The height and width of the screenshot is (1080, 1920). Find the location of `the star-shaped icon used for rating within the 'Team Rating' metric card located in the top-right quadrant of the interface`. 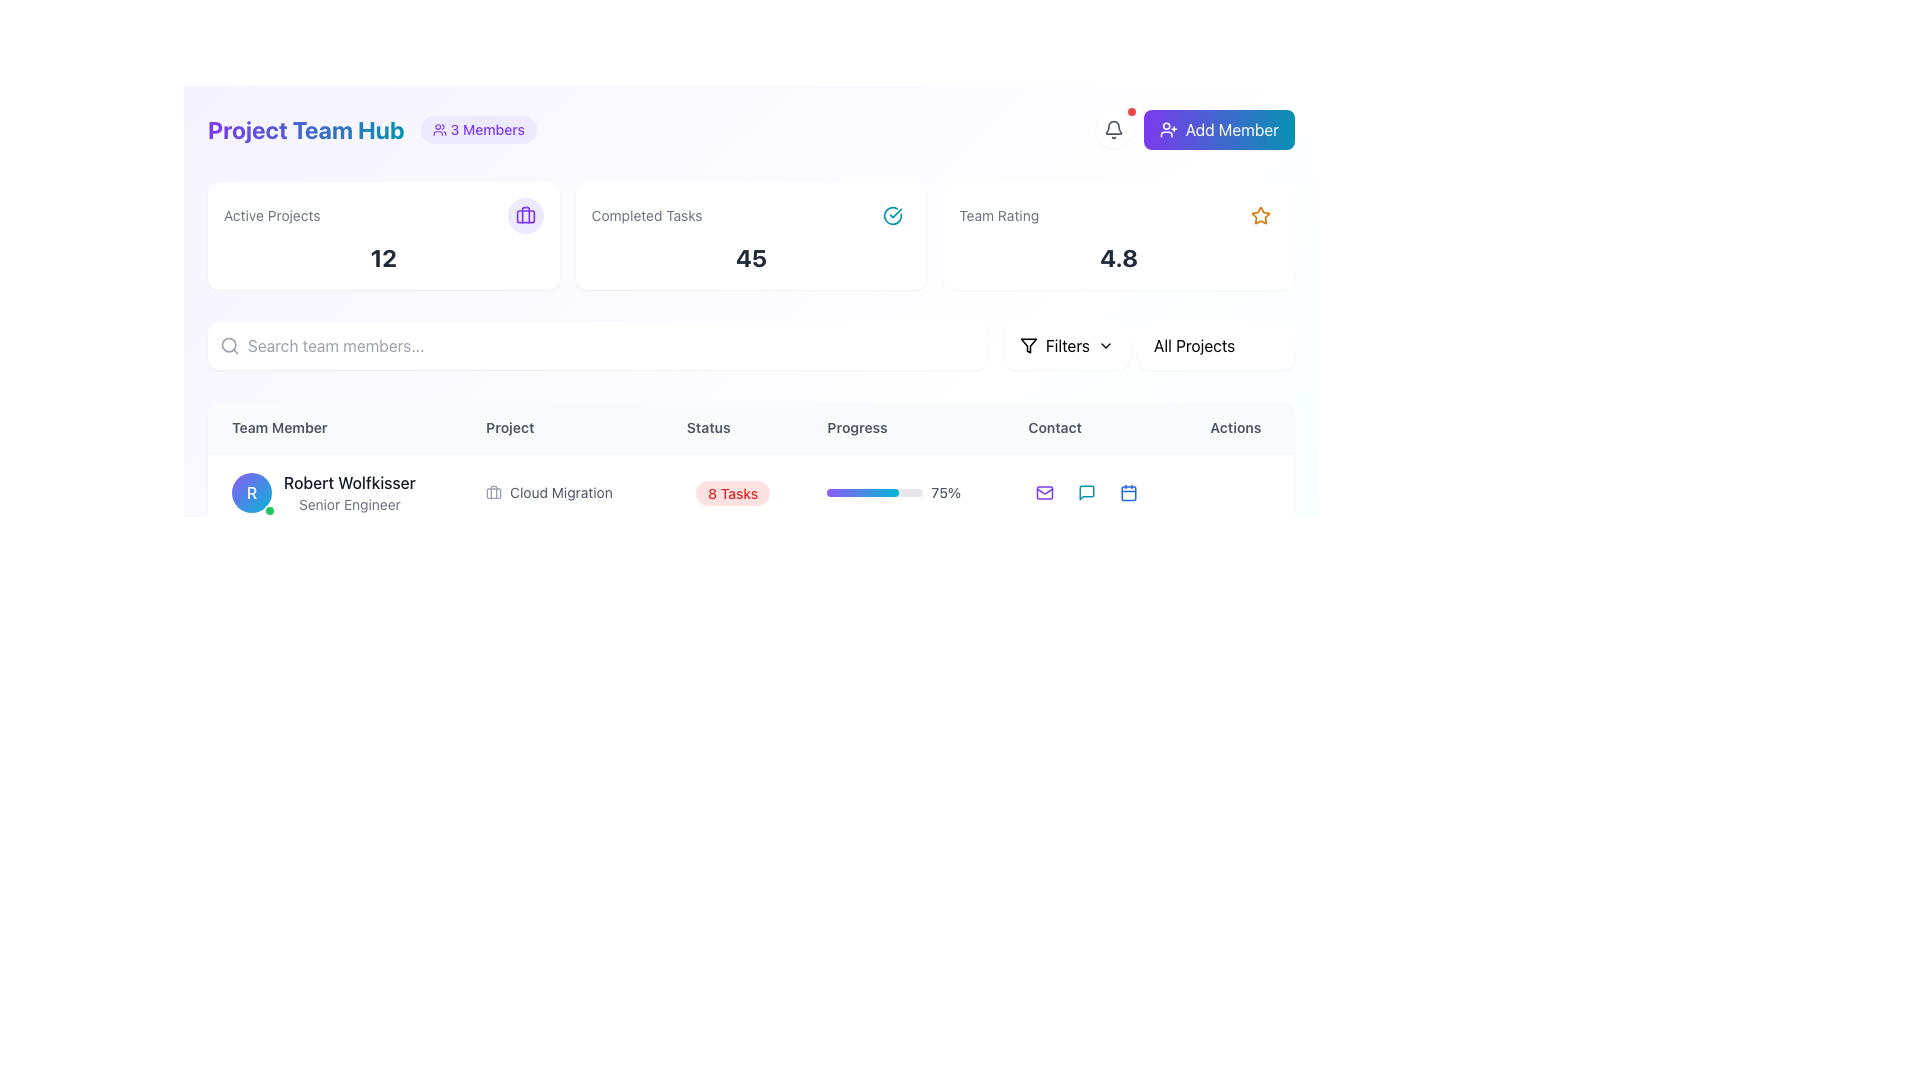

the star-shaped icon used for rating within the 'Team Rating' metric card located in the top-right quadrant of the interface is located at coordinates (1260, 216).